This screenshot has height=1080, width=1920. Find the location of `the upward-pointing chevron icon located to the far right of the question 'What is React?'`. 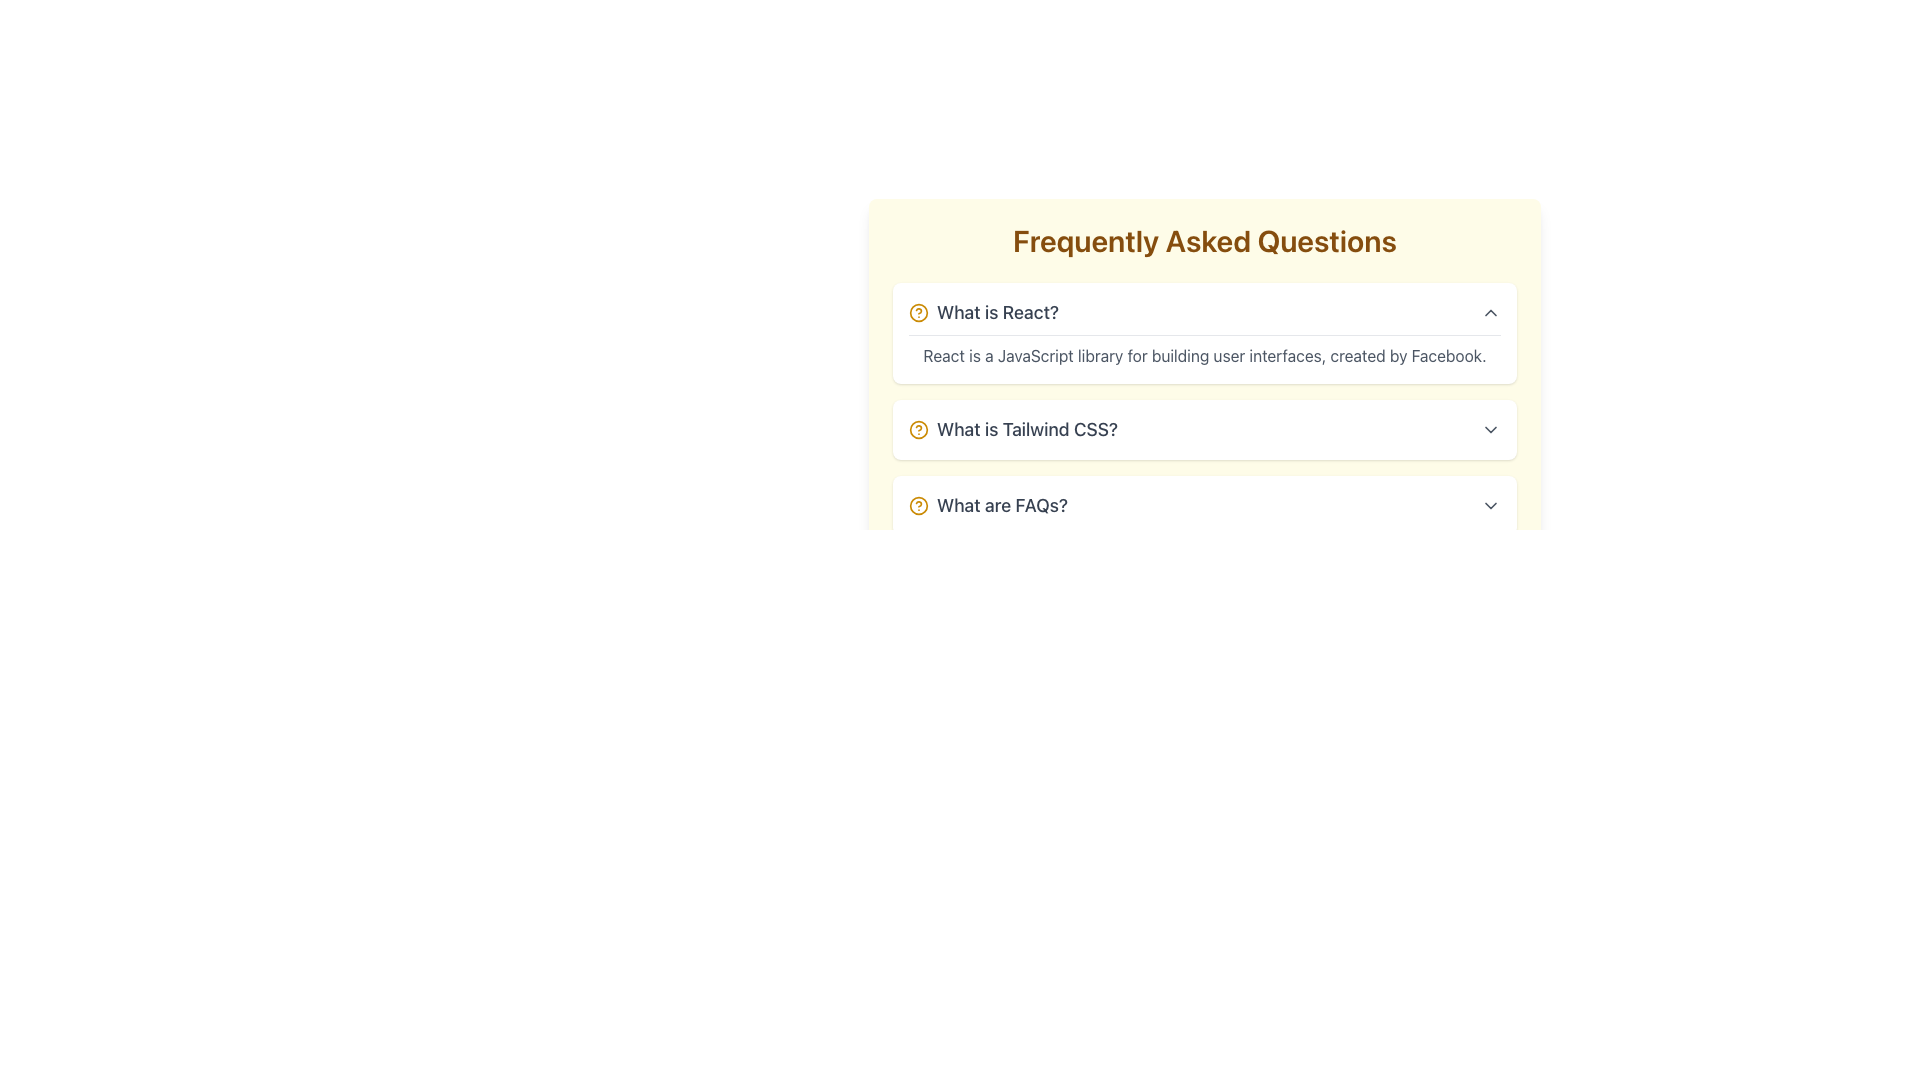

the upward-pointing chevron icon located to the far right of the question 'What is React?' is located at coordinates (1491, 312).